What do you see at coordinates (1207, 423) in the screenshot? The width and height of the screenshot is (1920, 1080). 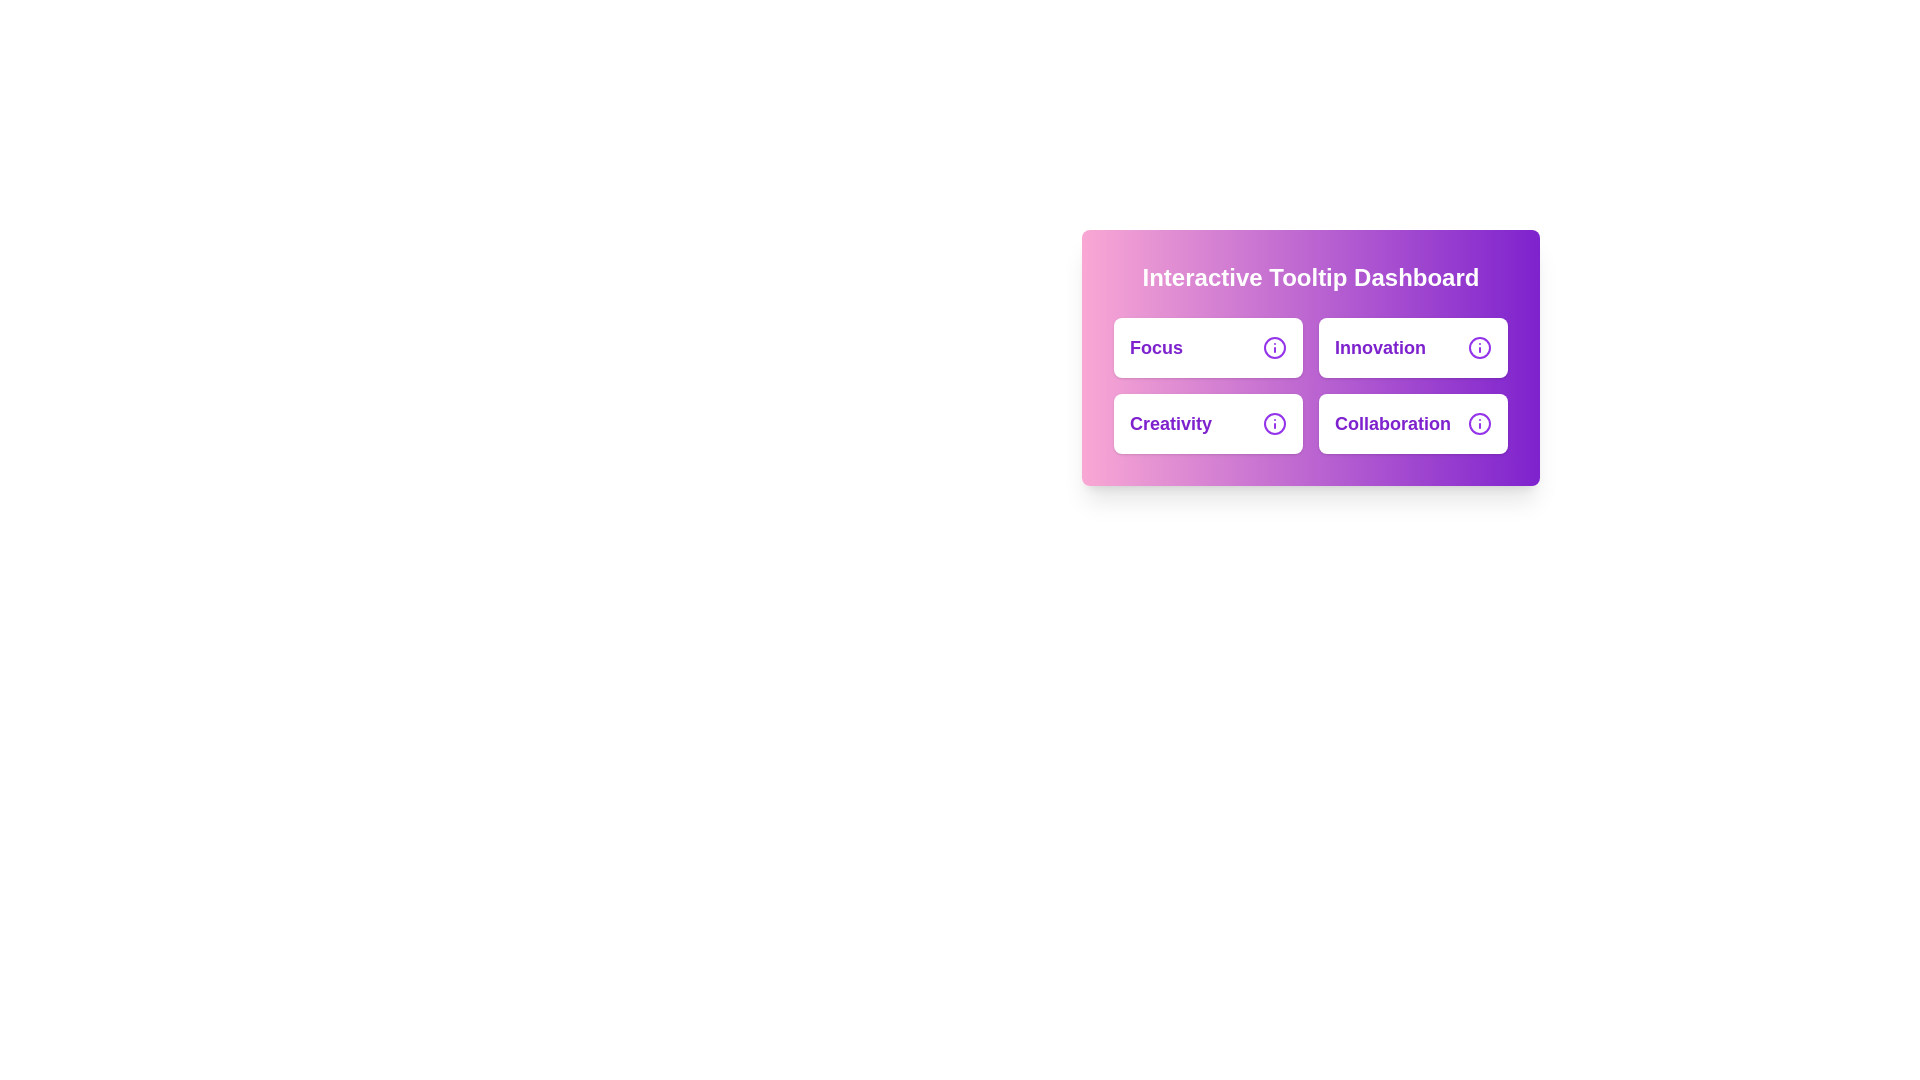 I see `the 'Creativity' text on the card located in the bottom-left quadrant of the grid, below the 'Focus' card and to the left of the 'Collaboration' card` at bounding box center [1207, 423].